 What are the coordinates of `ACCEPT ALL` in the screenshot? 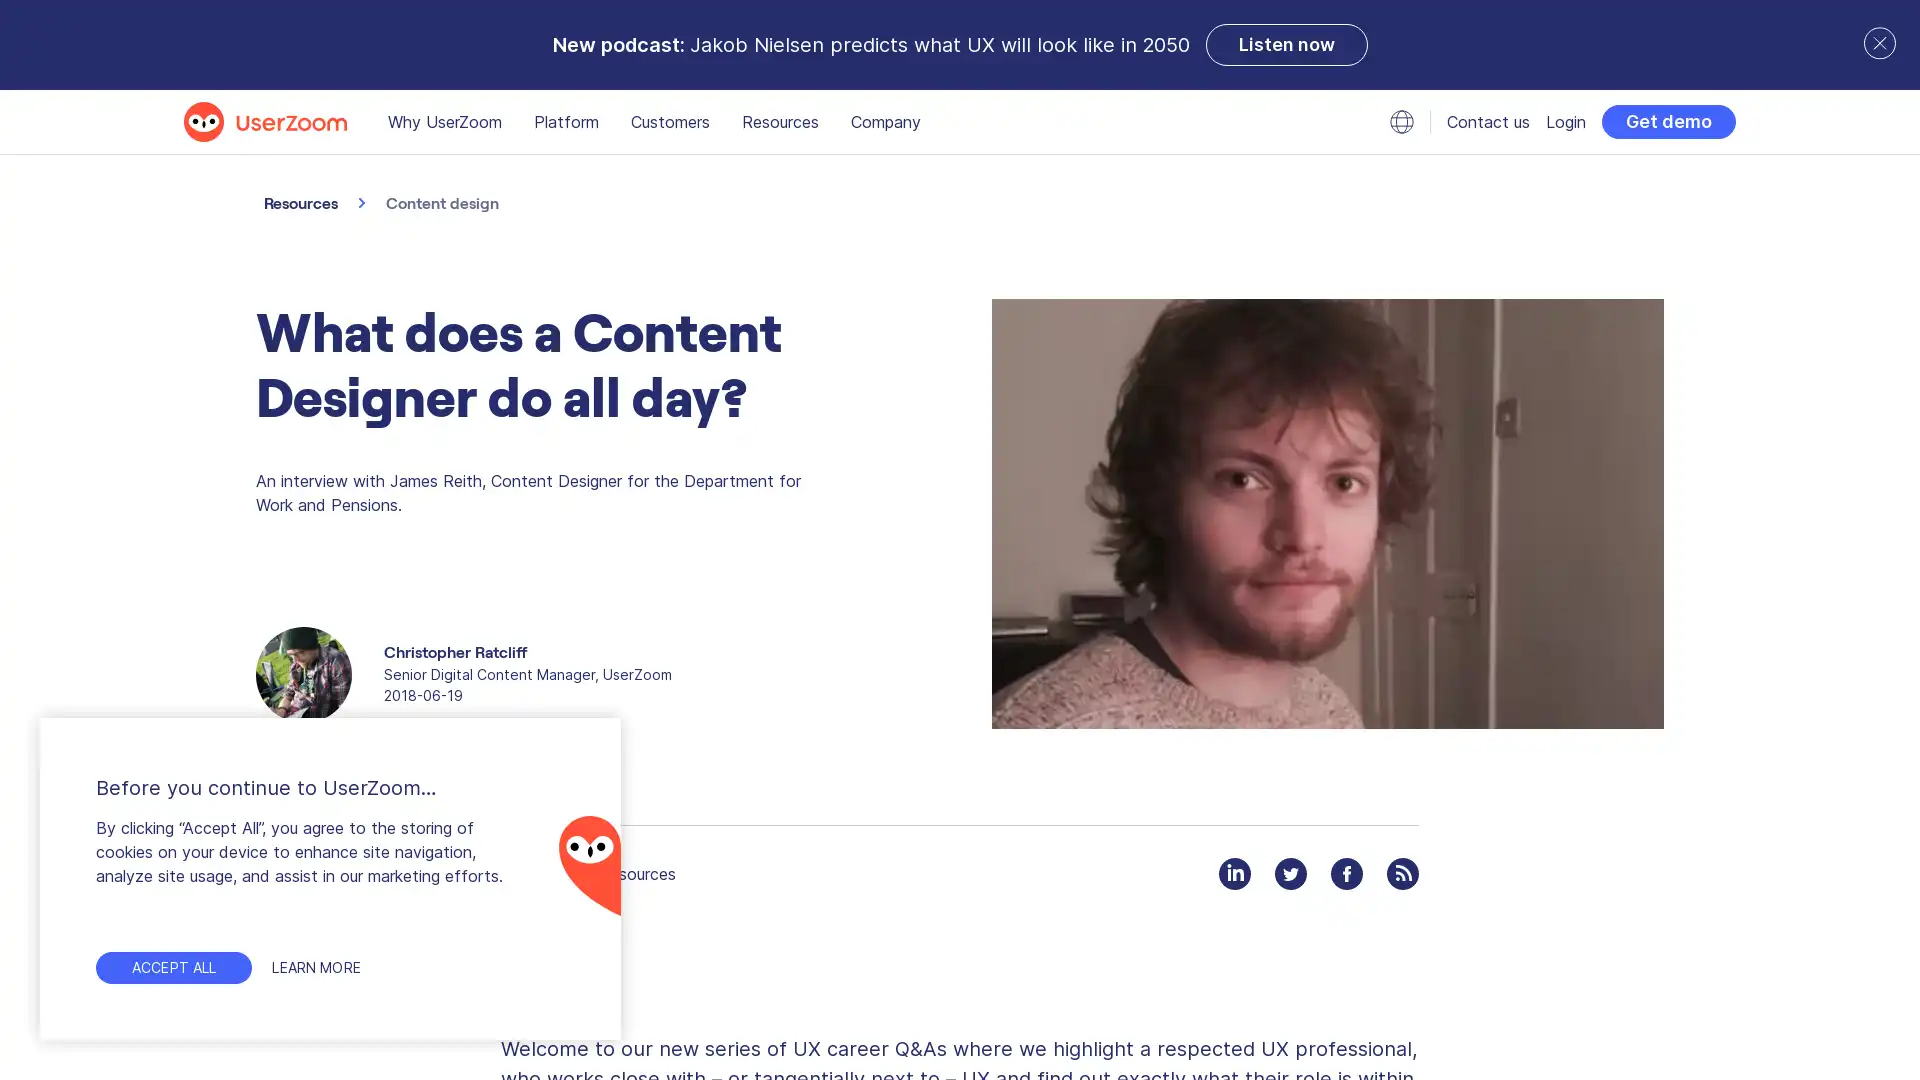 It's located at (173, 967).